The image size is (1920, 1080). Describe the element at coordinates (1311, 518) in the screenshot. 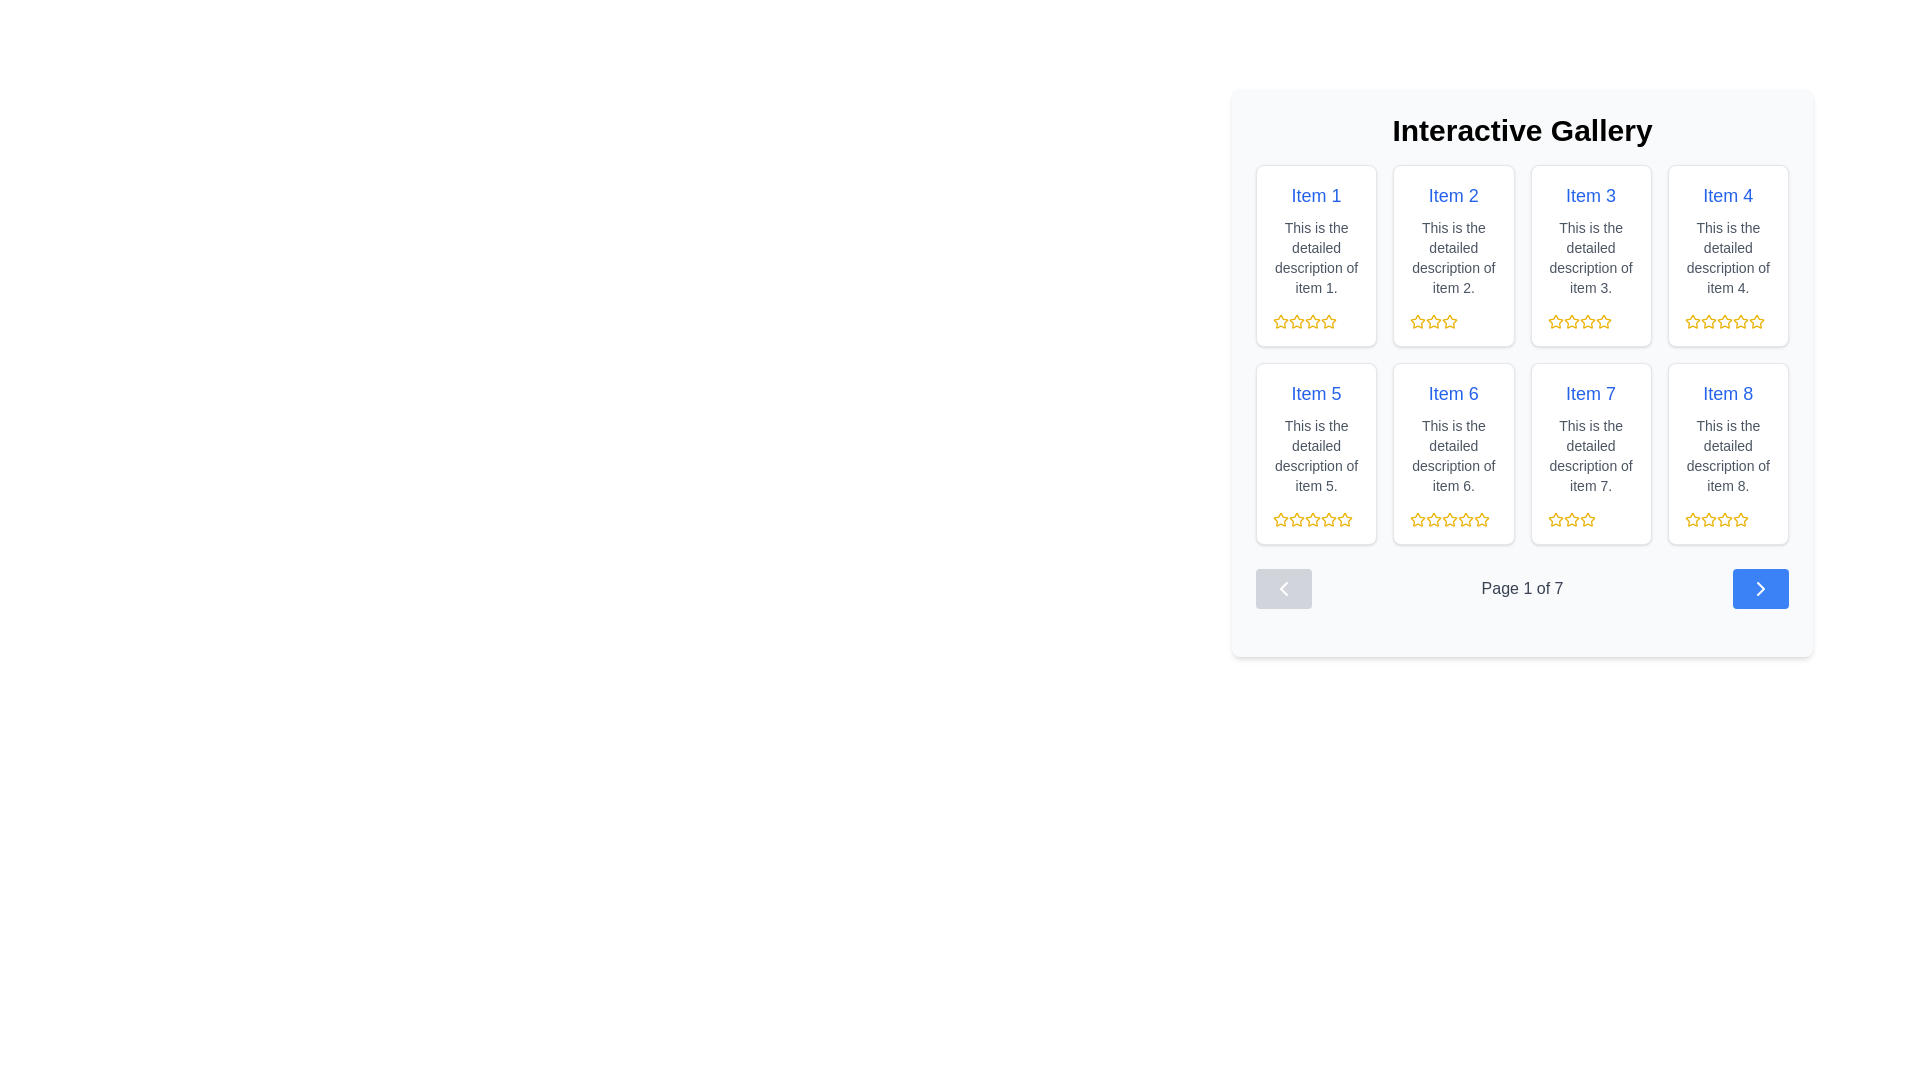

I see `the second star icon in the rating control under 'Item 5'` at that location.